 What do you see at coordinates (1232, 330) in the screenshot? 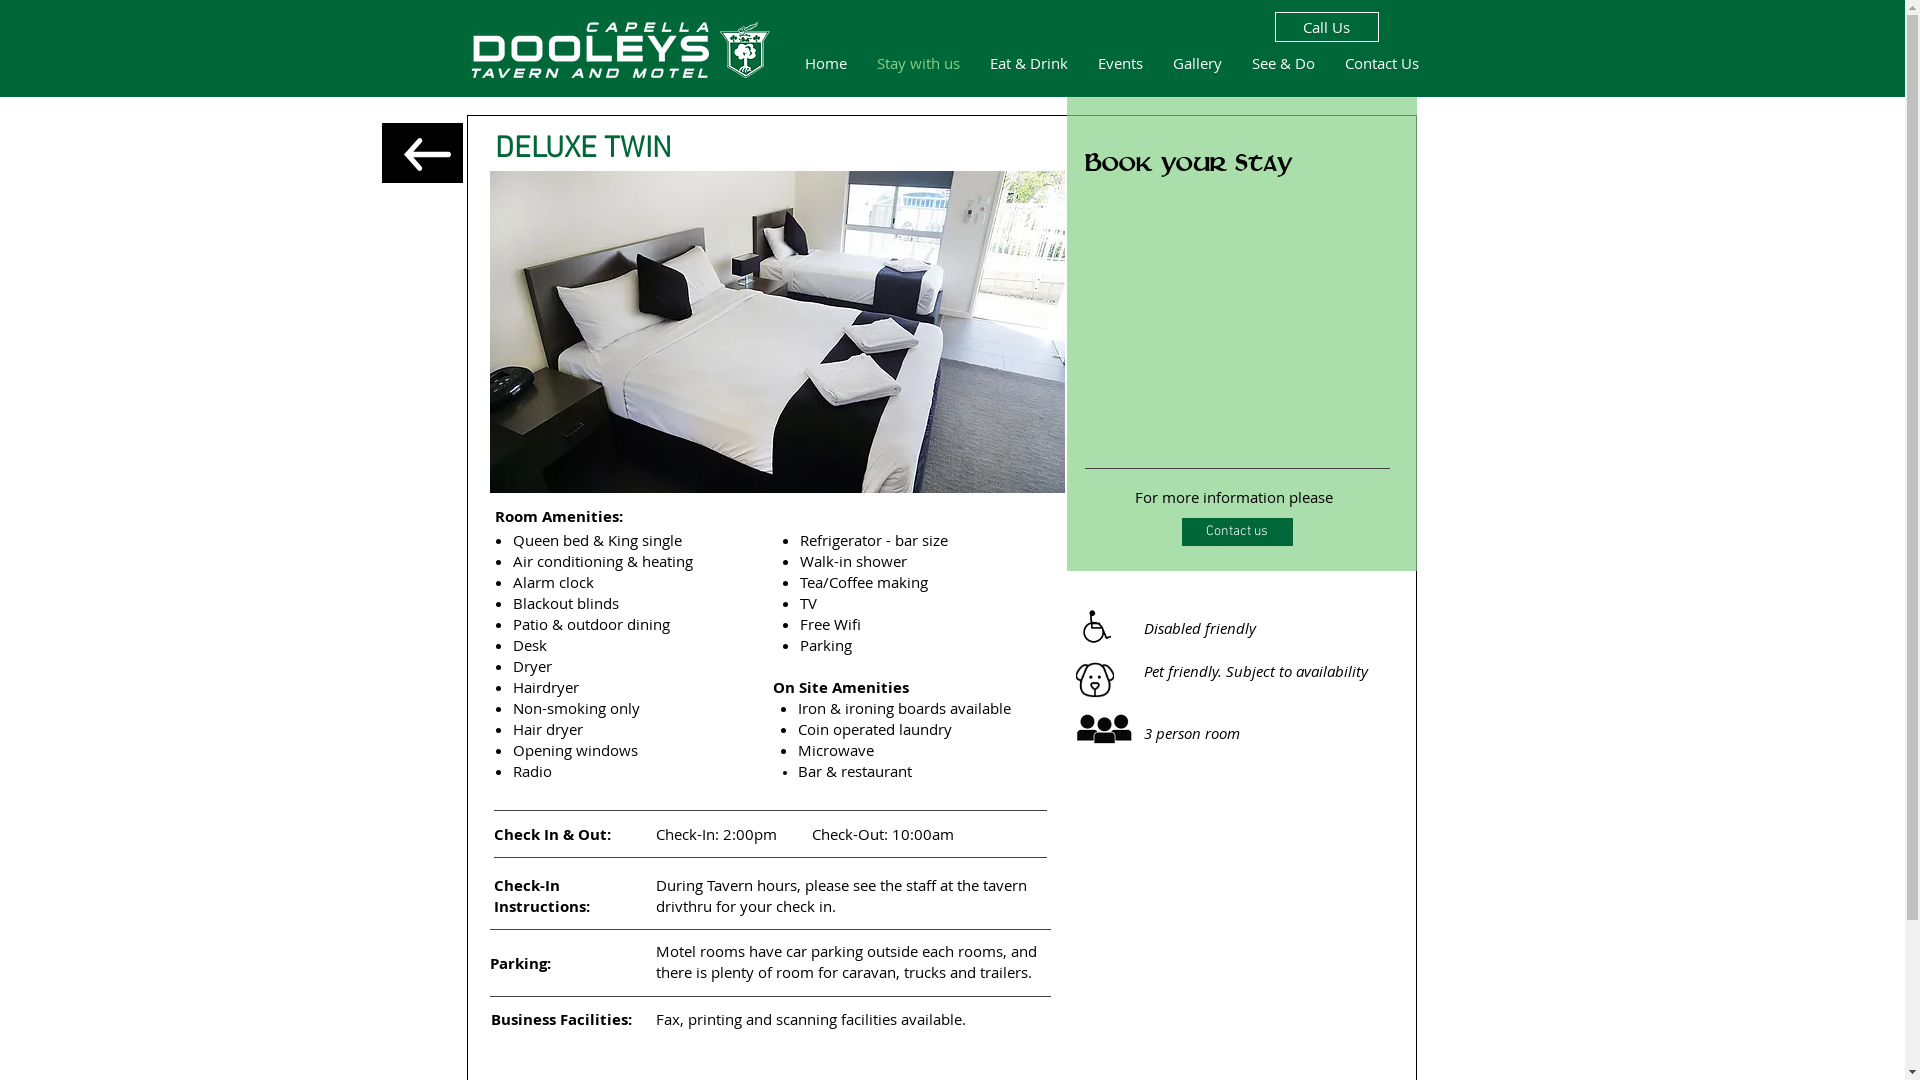
I see `'Embedded Content'` at bounding box center [1232, 330].